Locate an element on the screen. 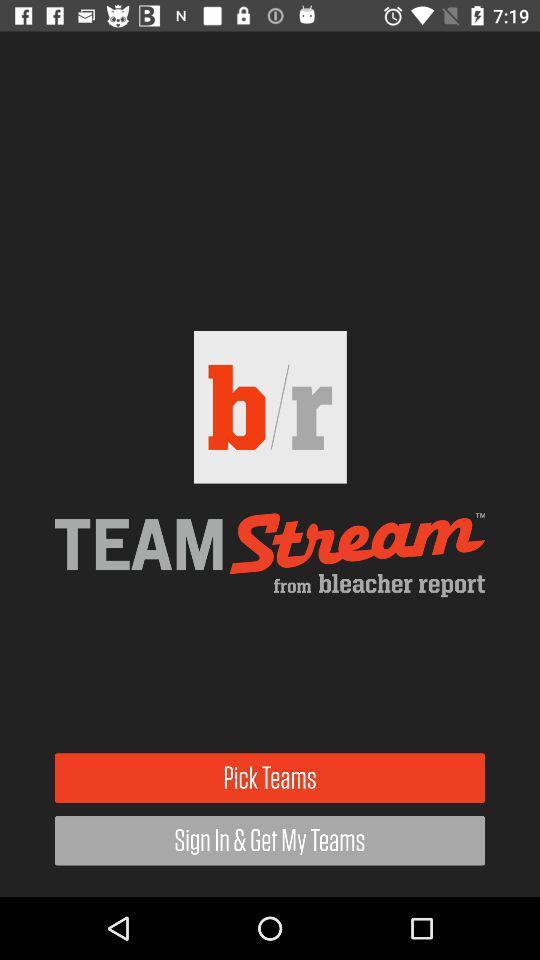  icon below pick teams is located at coordinates (270, 840).